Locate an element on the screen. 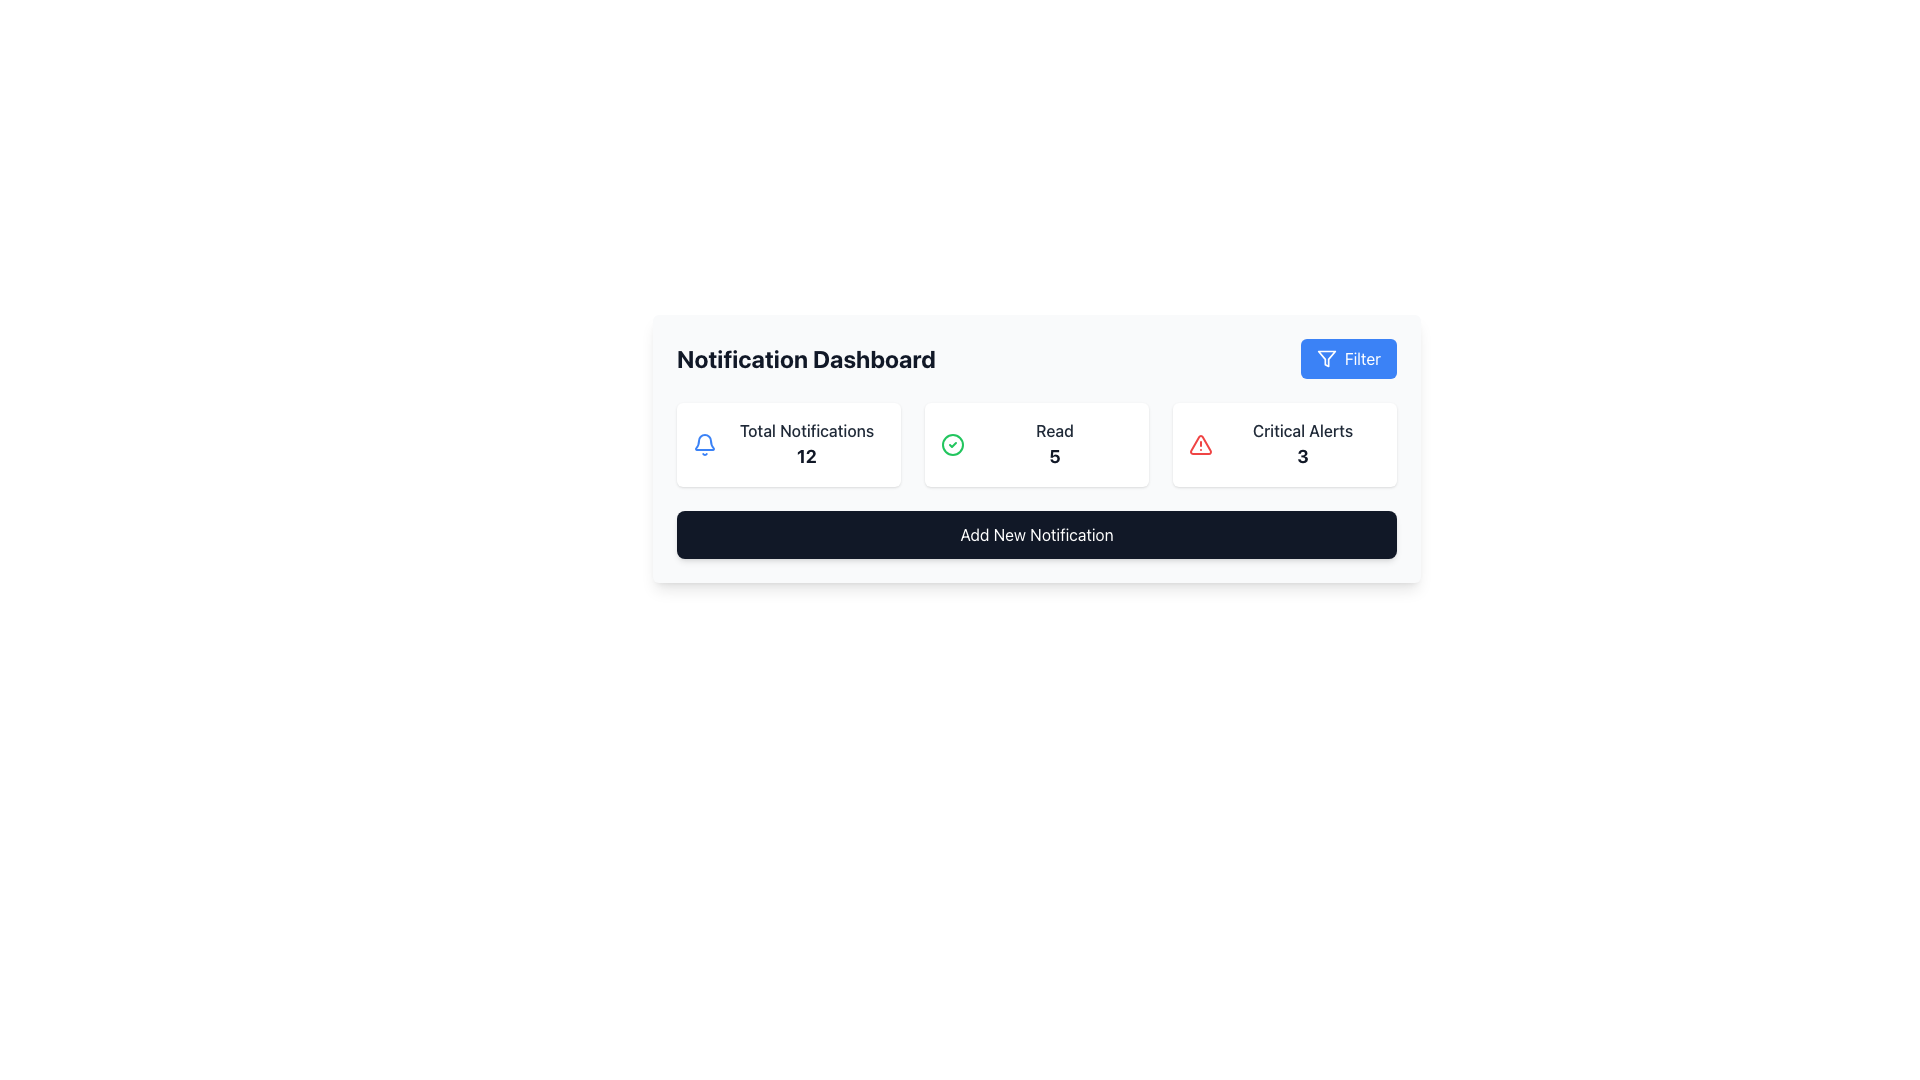 The image size is (1920, 1080). numeric value '3' in bold font located in the 'Critical Alerts' section of the notification dashboard is located at coordinates (1302, 456).